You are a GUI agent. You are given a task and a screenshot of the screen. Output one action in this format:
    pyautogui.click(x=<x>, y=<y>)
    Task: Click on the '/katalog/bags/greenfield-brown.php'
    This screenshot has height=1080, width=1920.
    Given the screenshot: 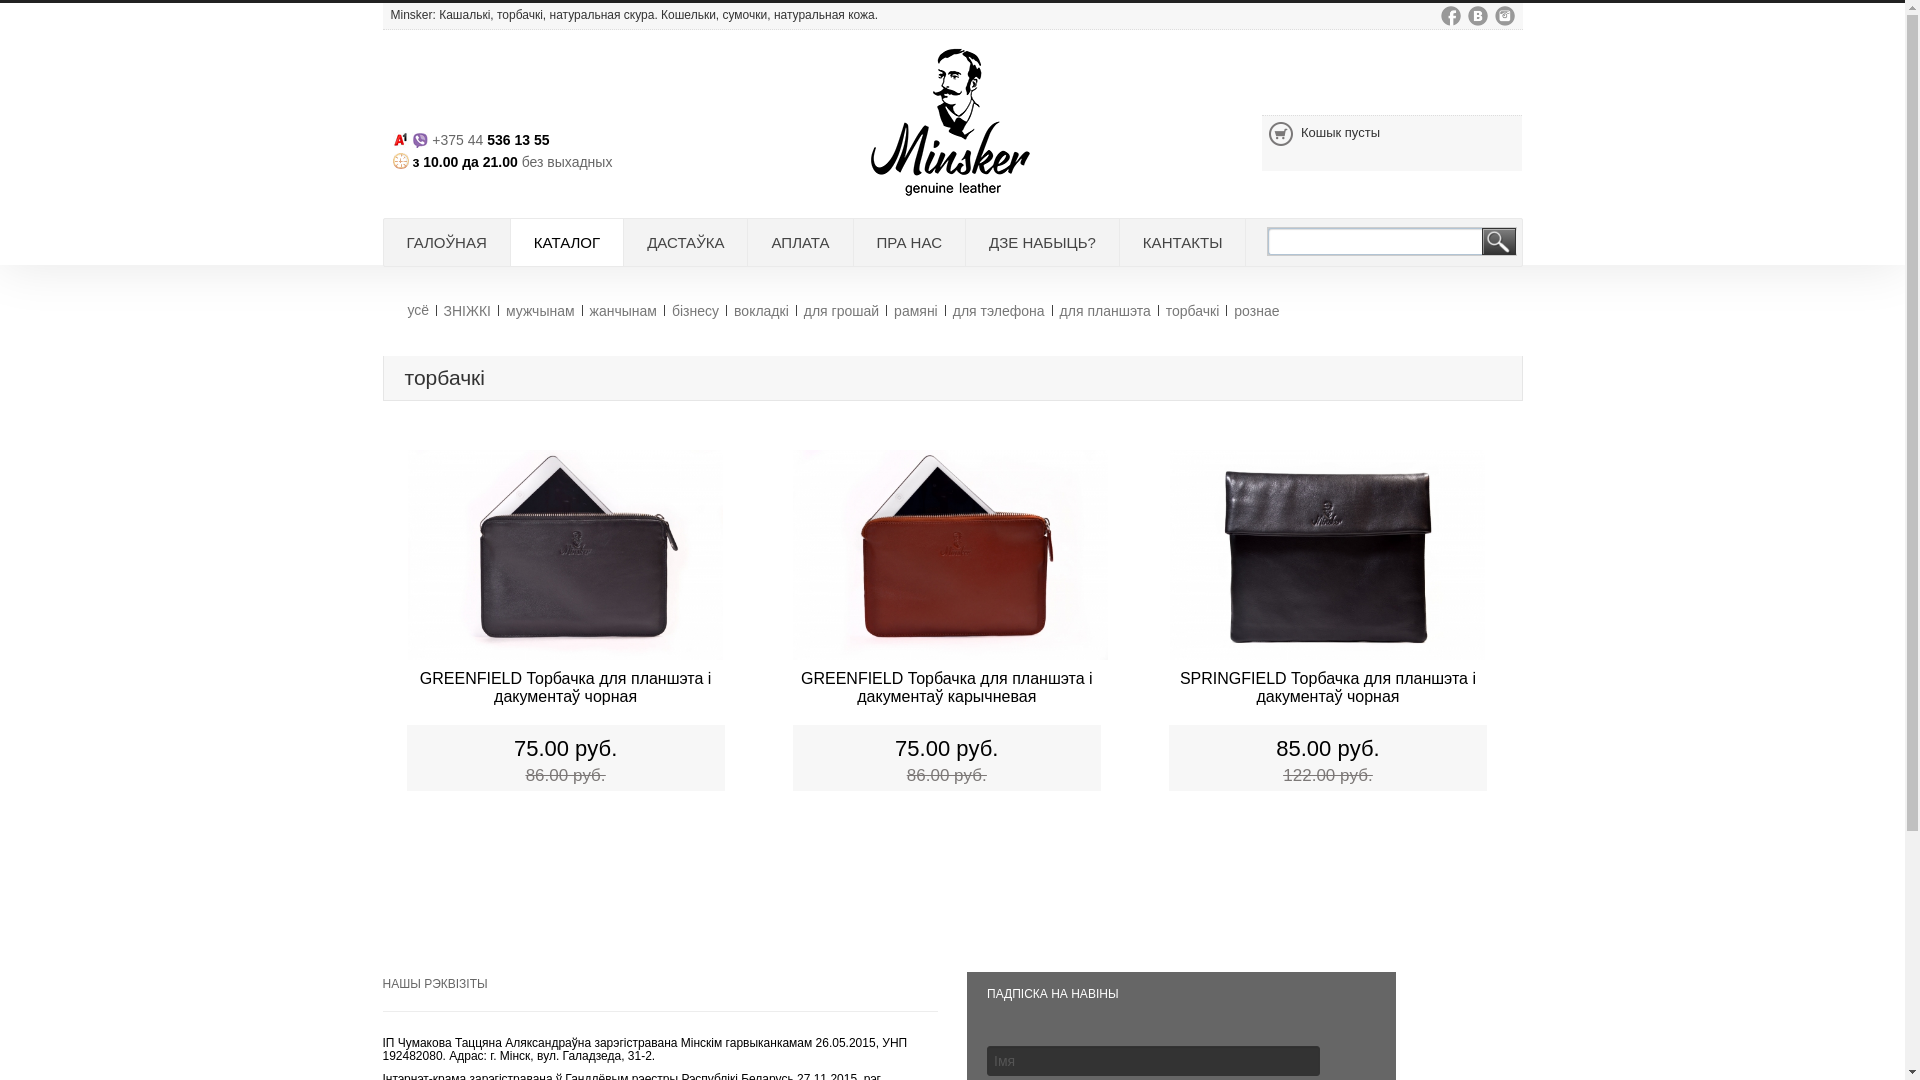 What is the action you would take?
    pyautogui.click(x=949, y=558)
    